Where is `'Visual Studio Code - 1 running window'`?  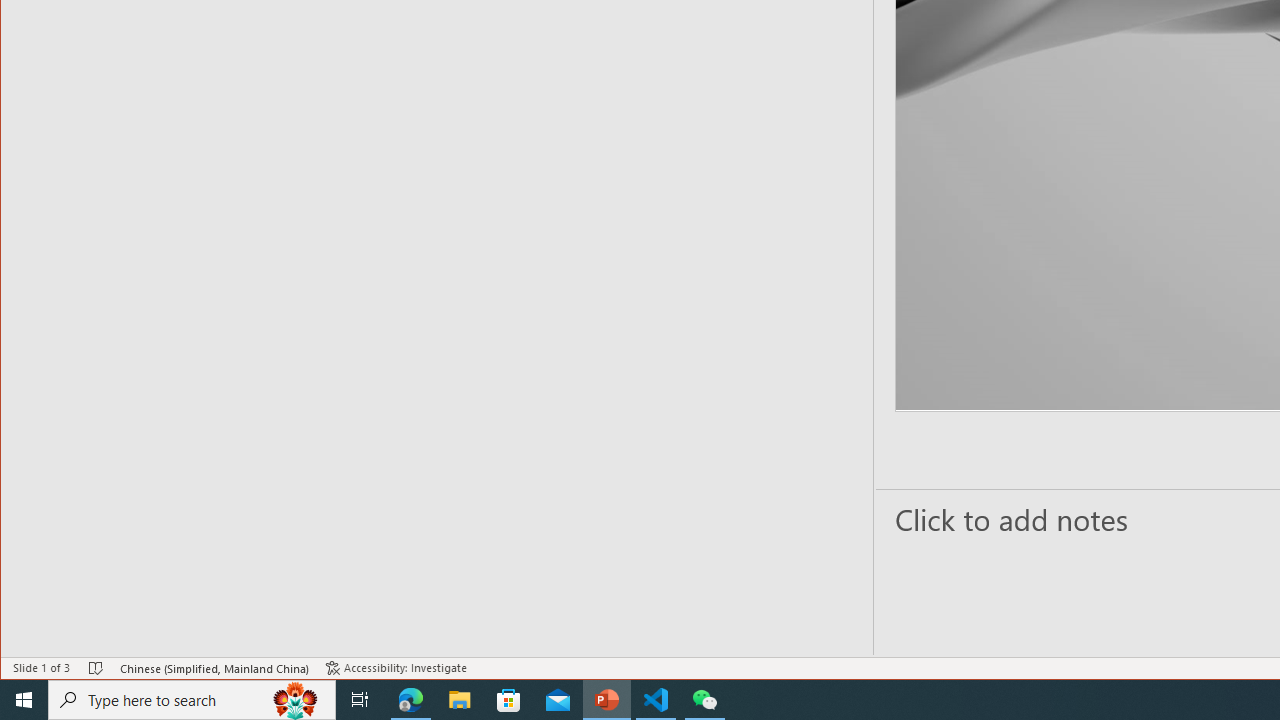
'Visual Studio Code - 1 running window' is located at coordinates (656, 698).